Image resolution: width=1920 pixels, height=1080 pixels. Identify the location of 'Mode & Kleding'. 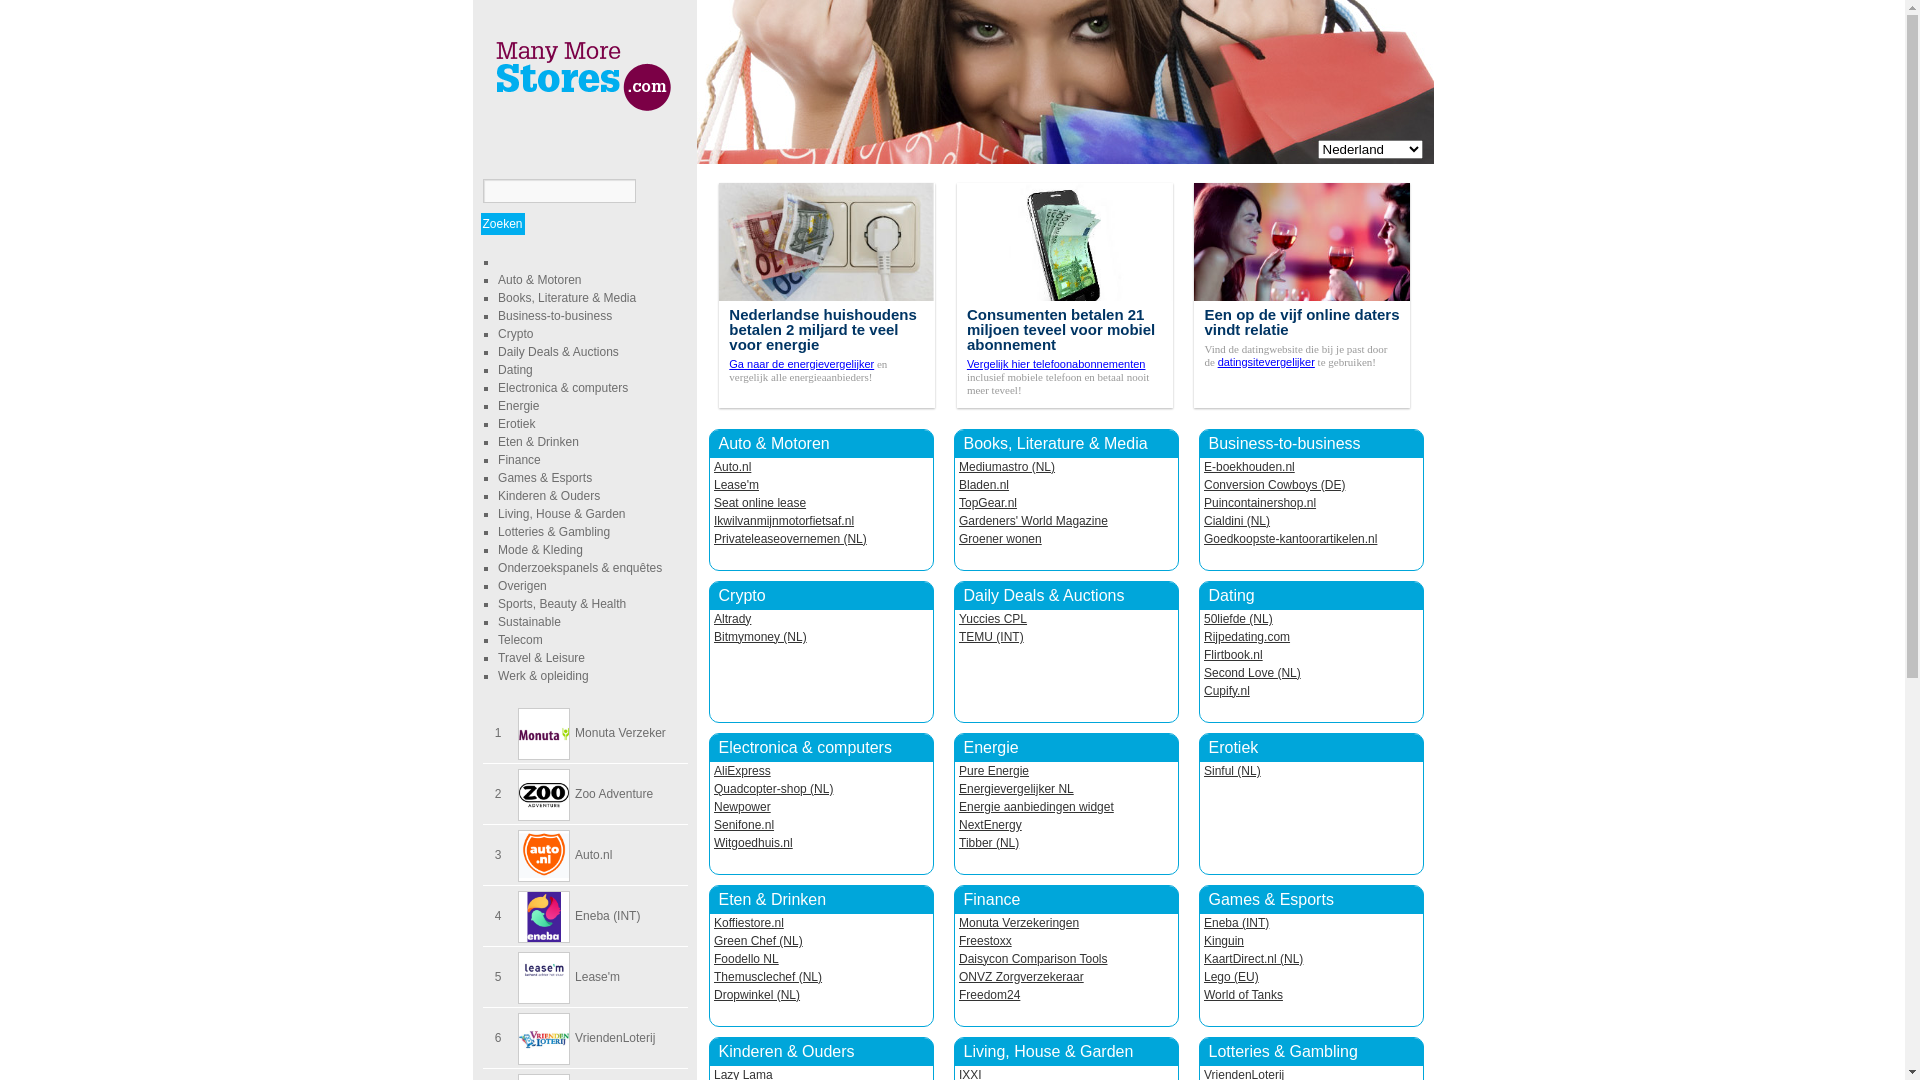
(540, 550).